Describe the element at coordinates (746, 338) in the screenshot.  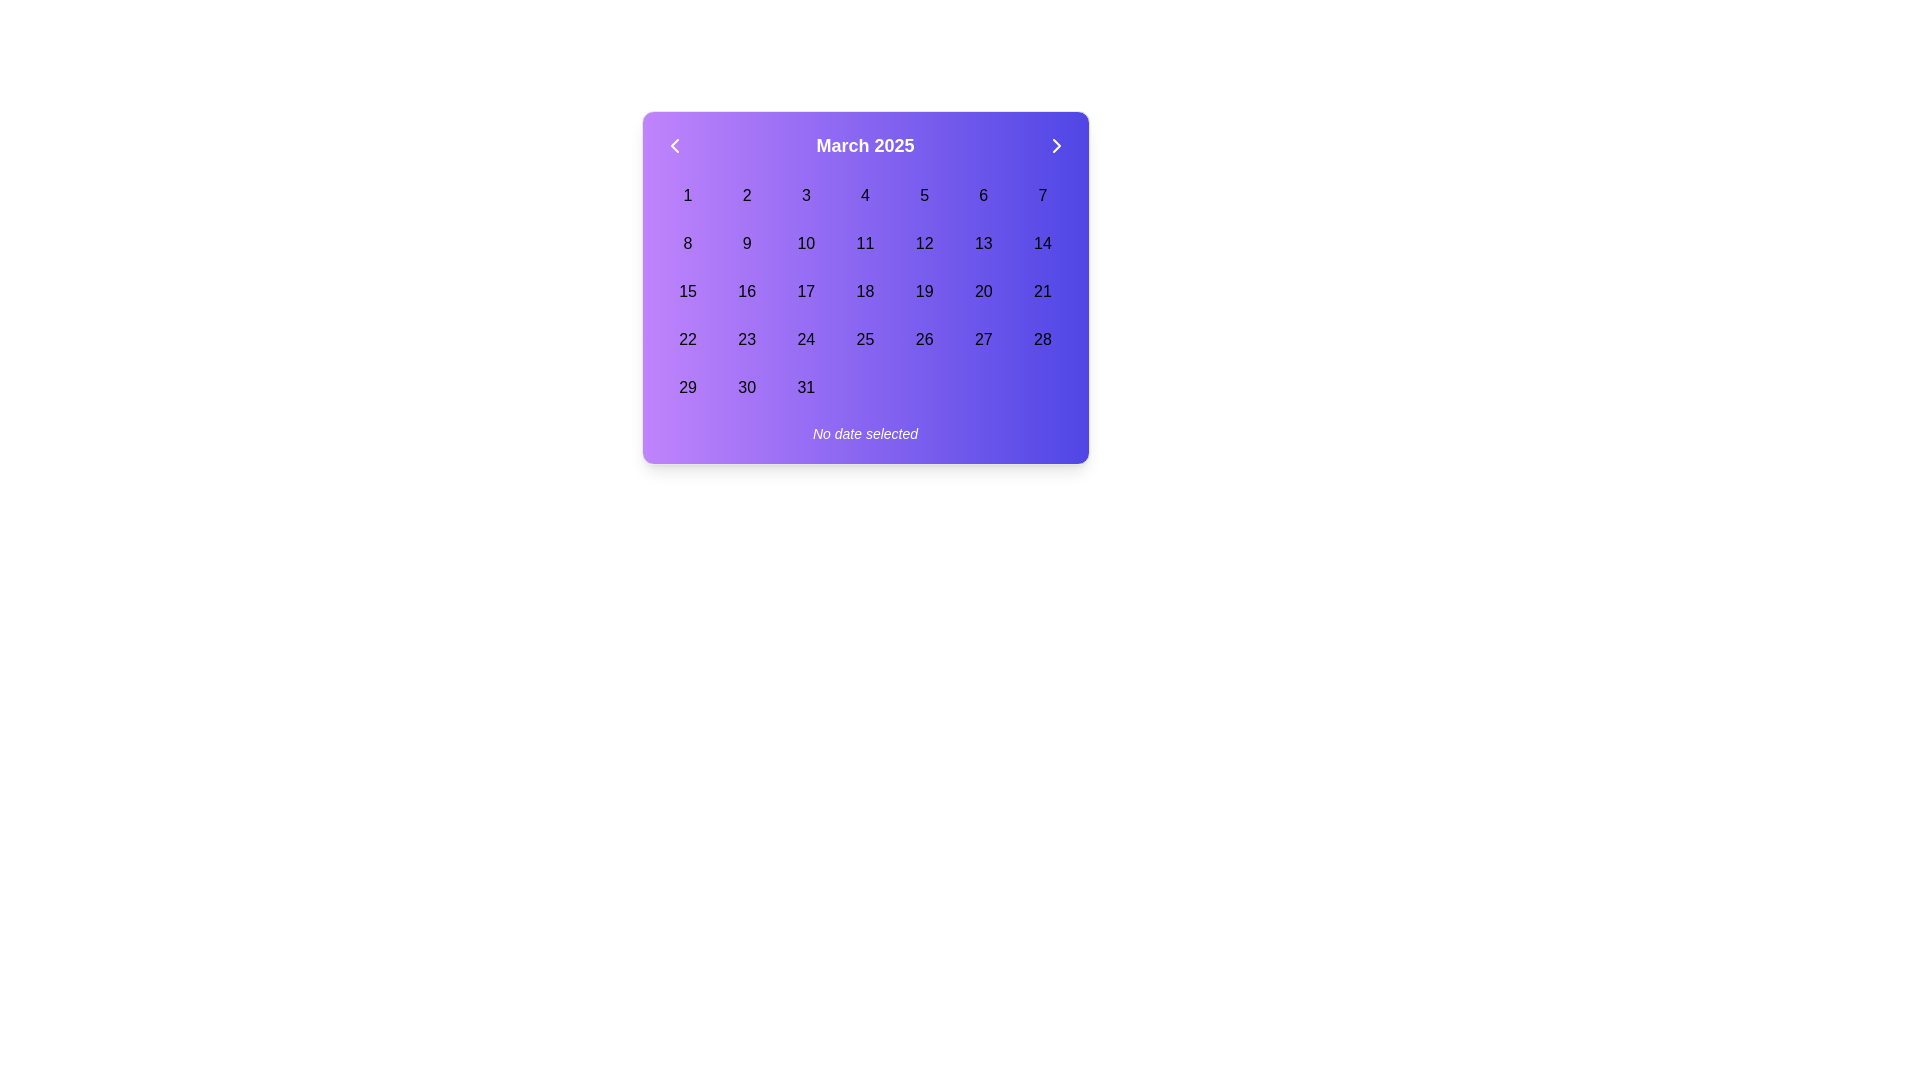
I see `the clickable date button displaying '23'` at that location.